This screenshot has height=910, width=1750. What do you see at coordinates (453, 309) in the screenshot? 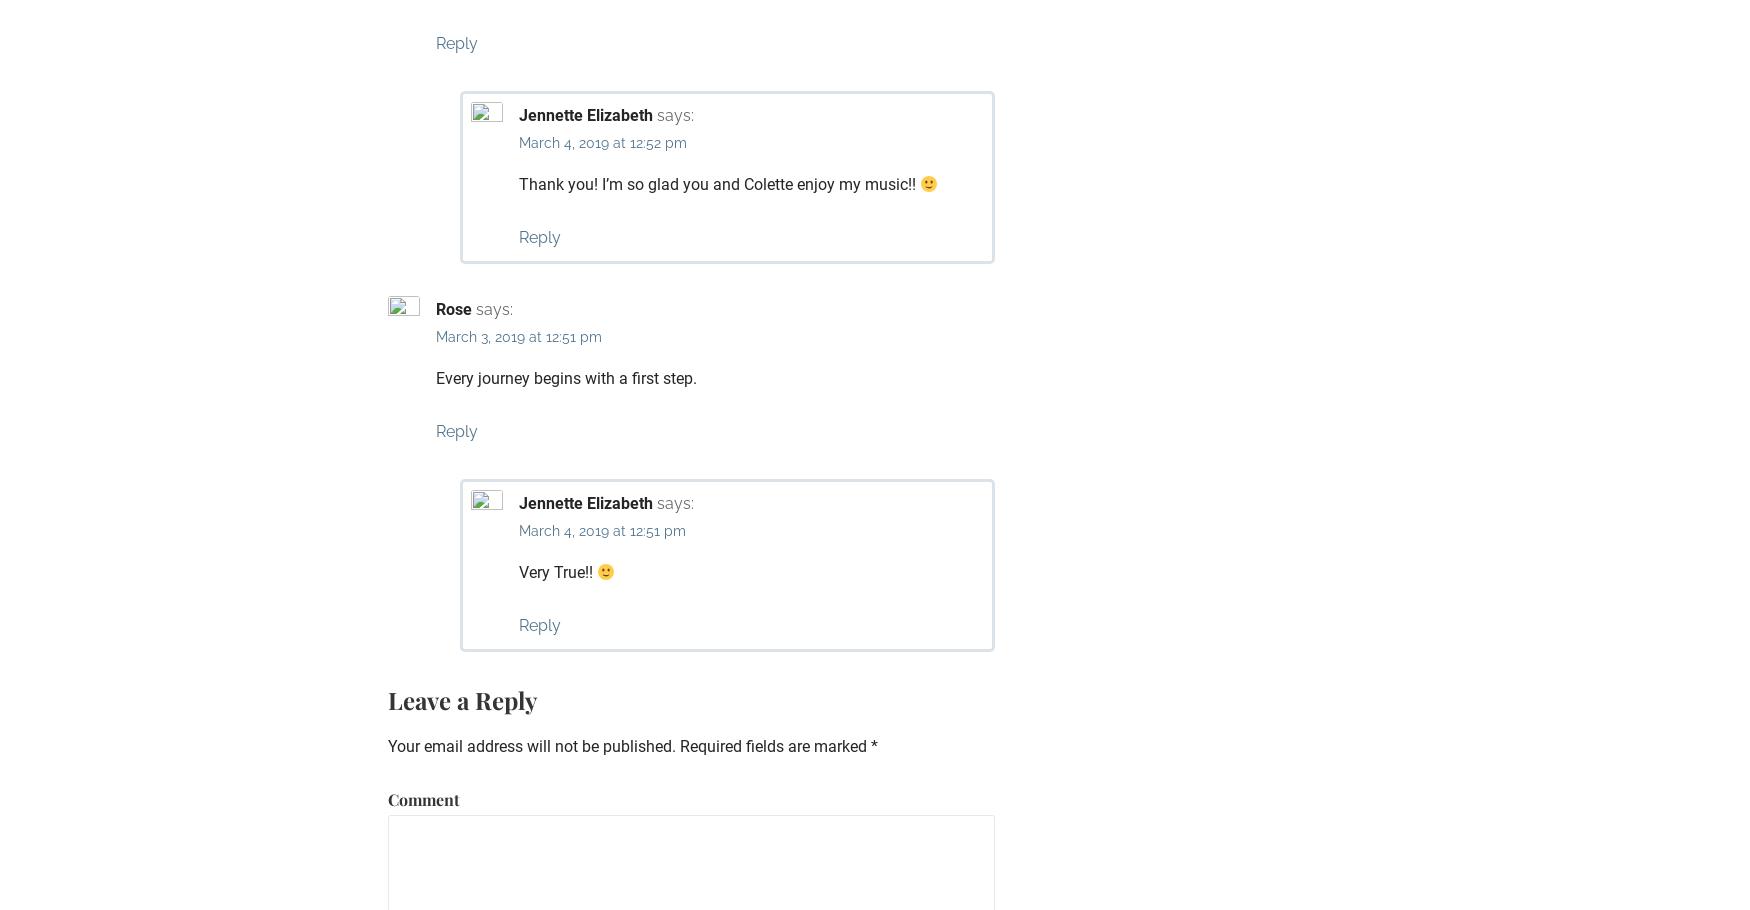
I see `'Rose'` at bounding box center [453, 309].